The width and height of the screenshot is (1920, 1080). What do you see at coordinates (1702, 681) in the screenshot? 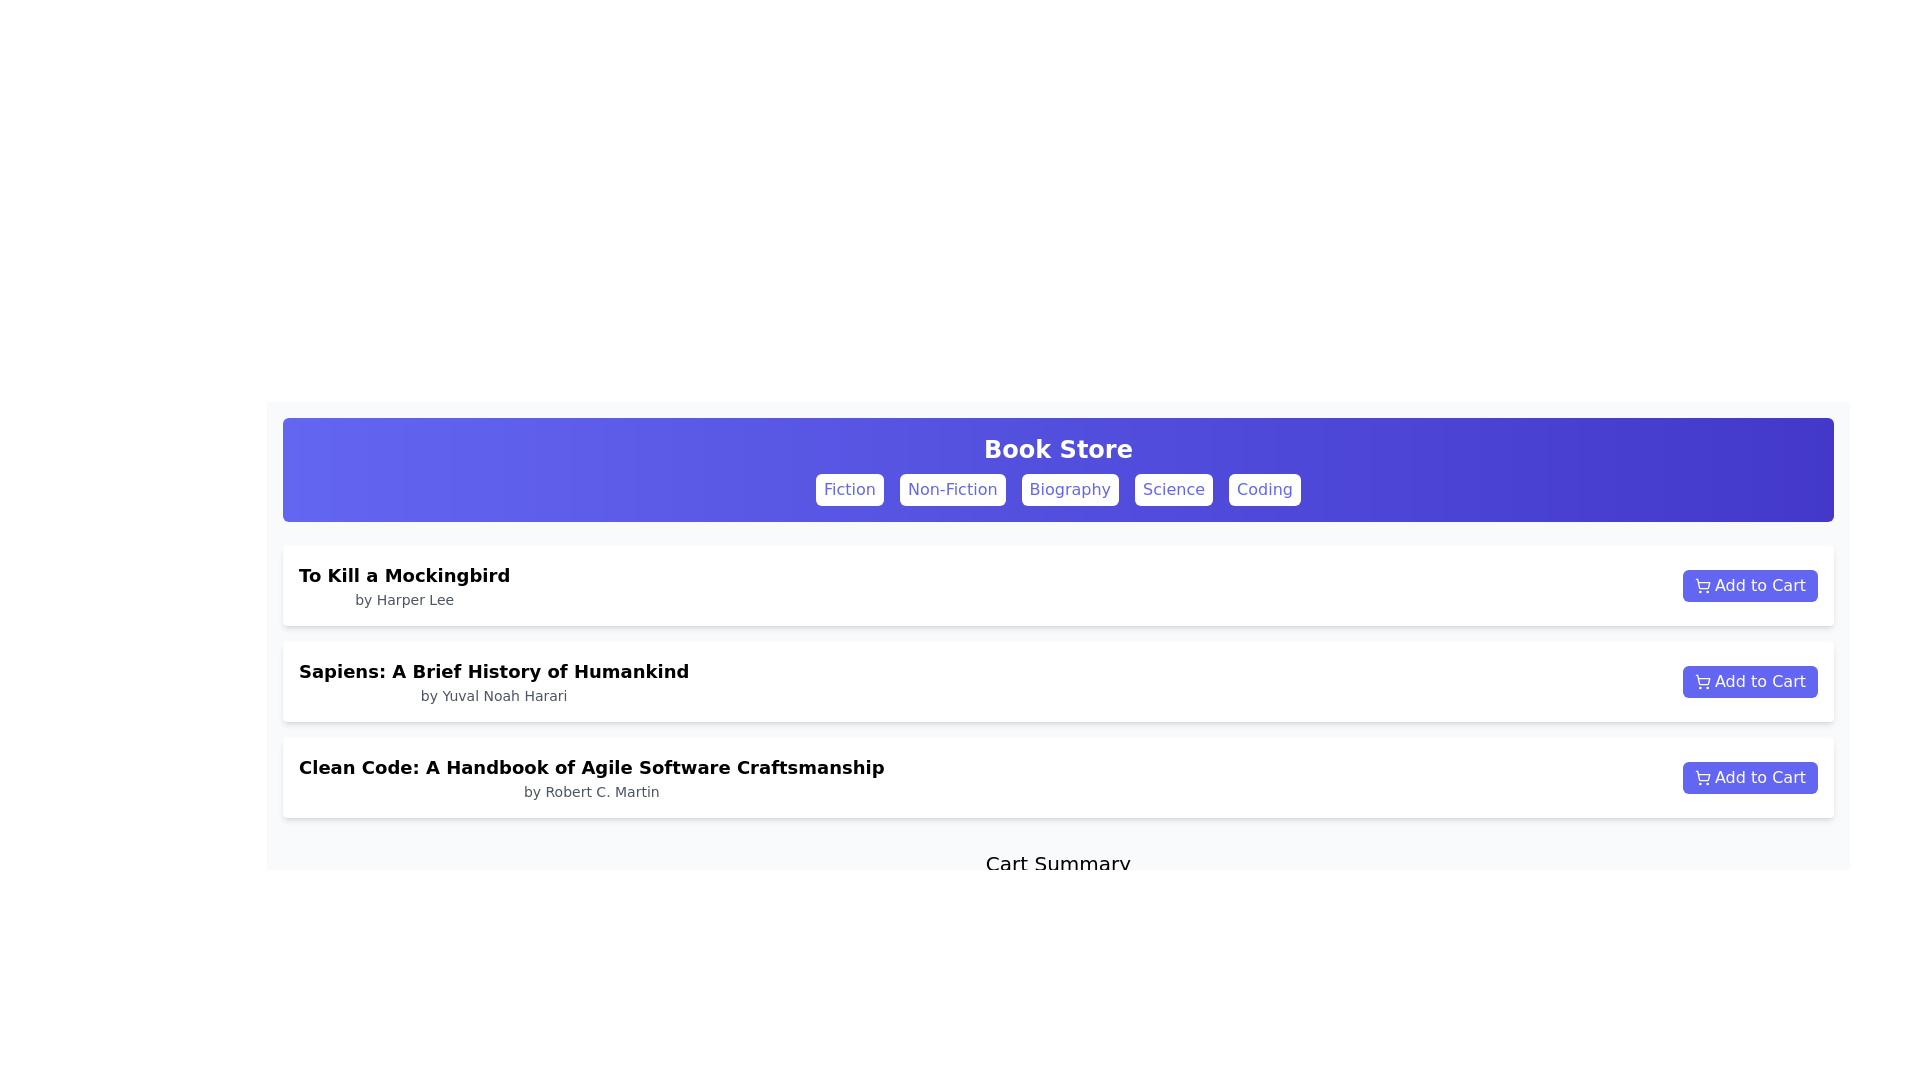
I see `the shopping cart icon located in the 'Add to Cart' button at the right end of the interface's second row` at bounding box center [1702, 681].